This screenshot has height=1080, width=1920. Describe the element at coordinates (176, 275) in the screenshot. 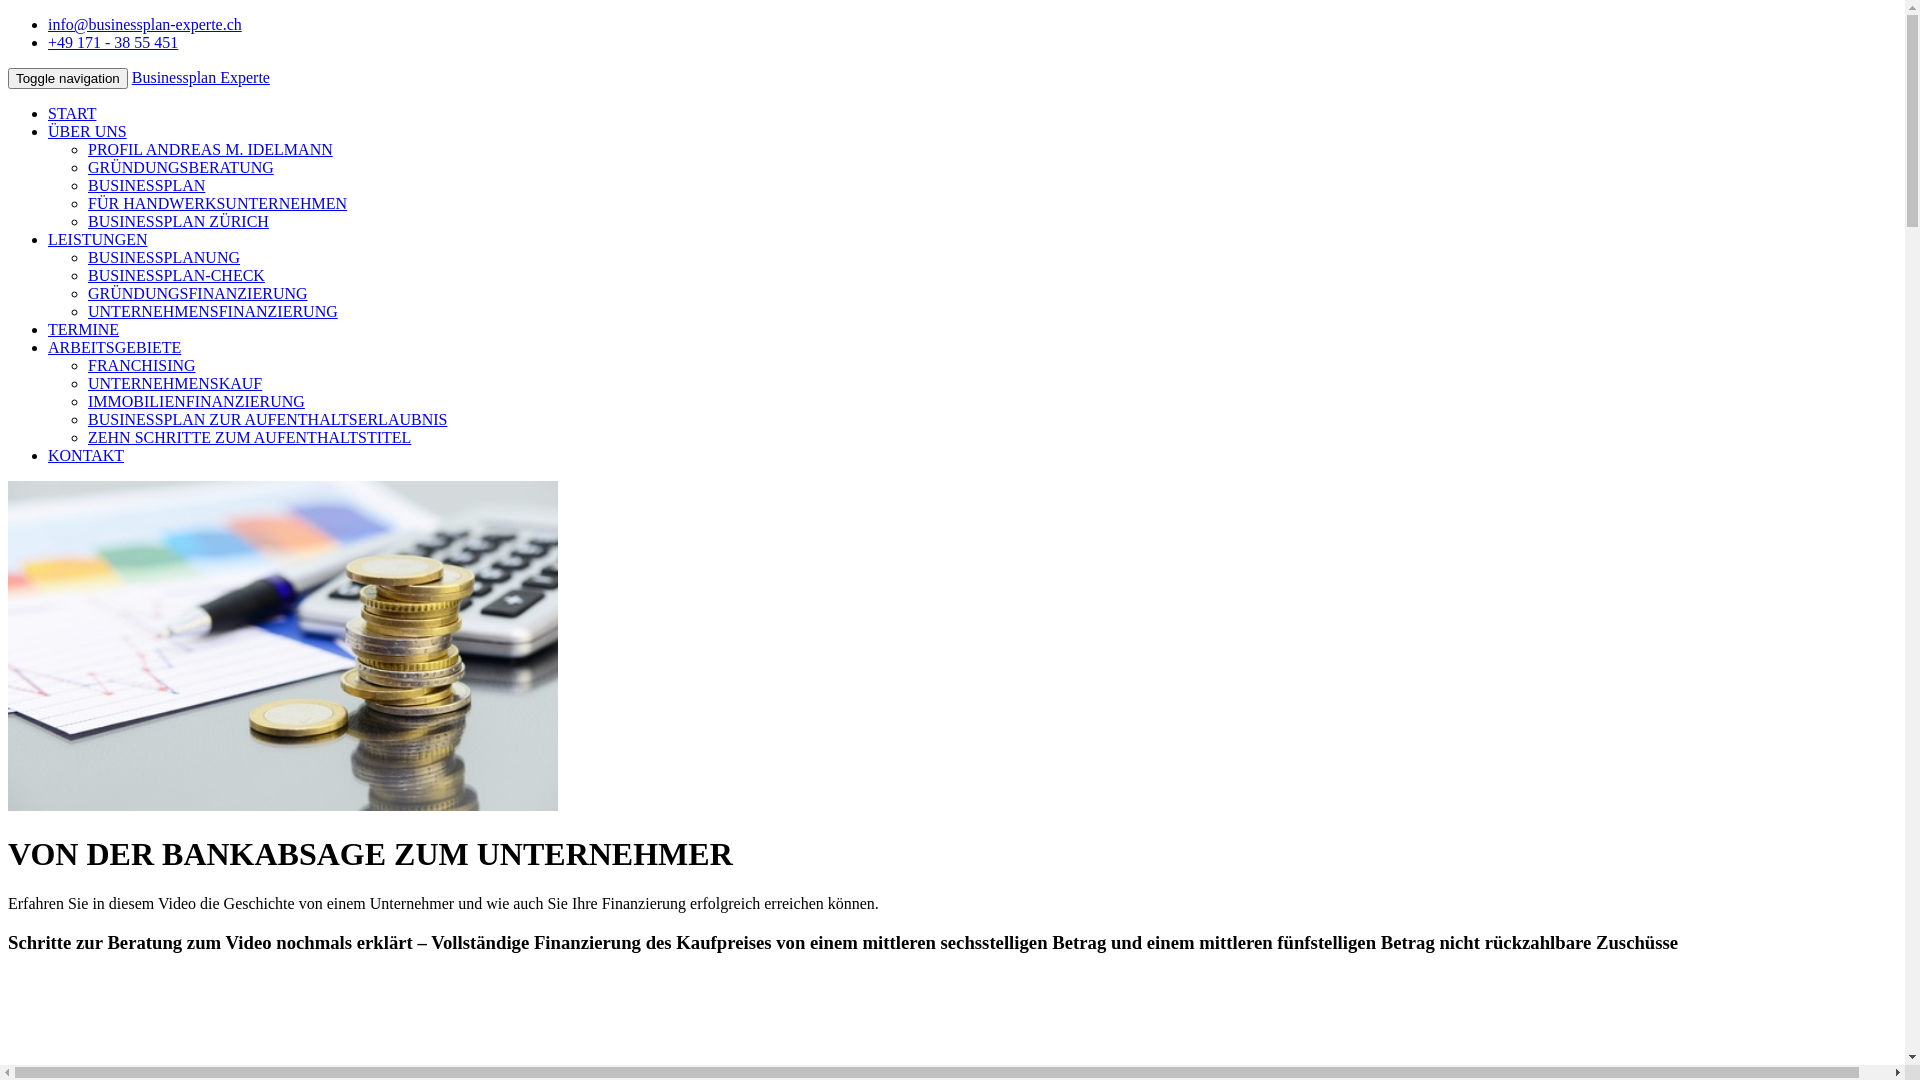

I see `'BUSINESSPLAN-CHECK'` at that location.